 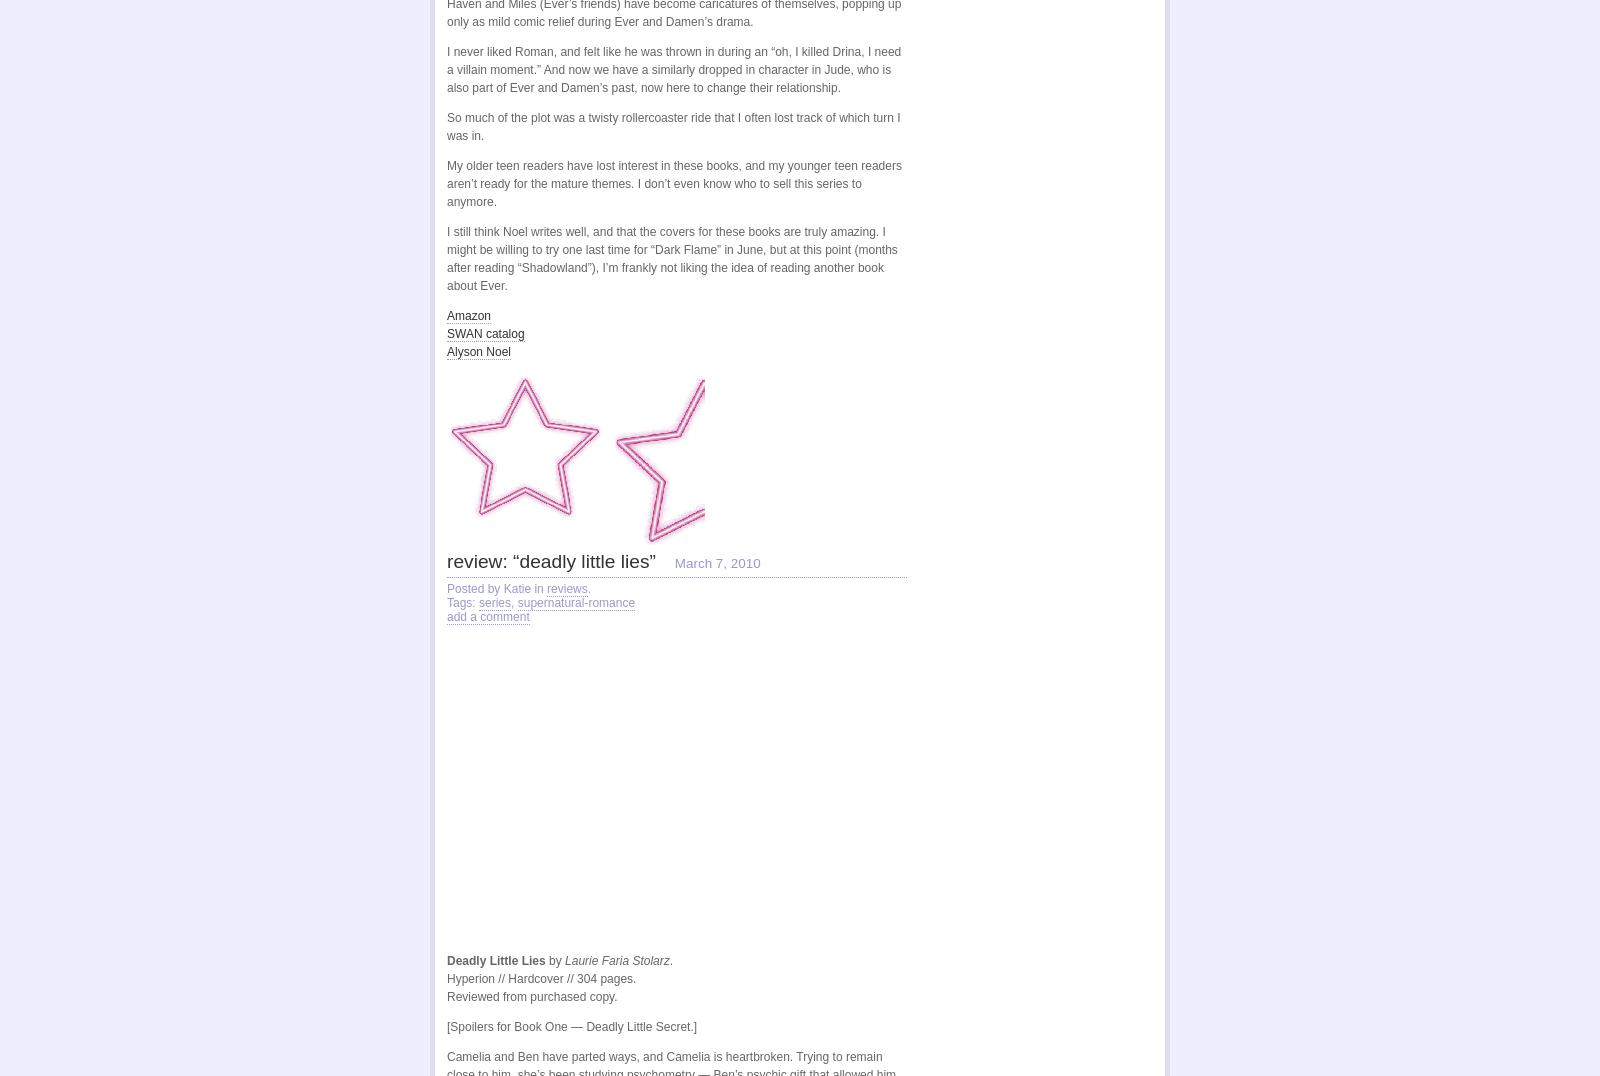 What do you see at coordinates (487, 616) in the screenshot?
I see `'add a comment'` at bounding box center [487, 616].